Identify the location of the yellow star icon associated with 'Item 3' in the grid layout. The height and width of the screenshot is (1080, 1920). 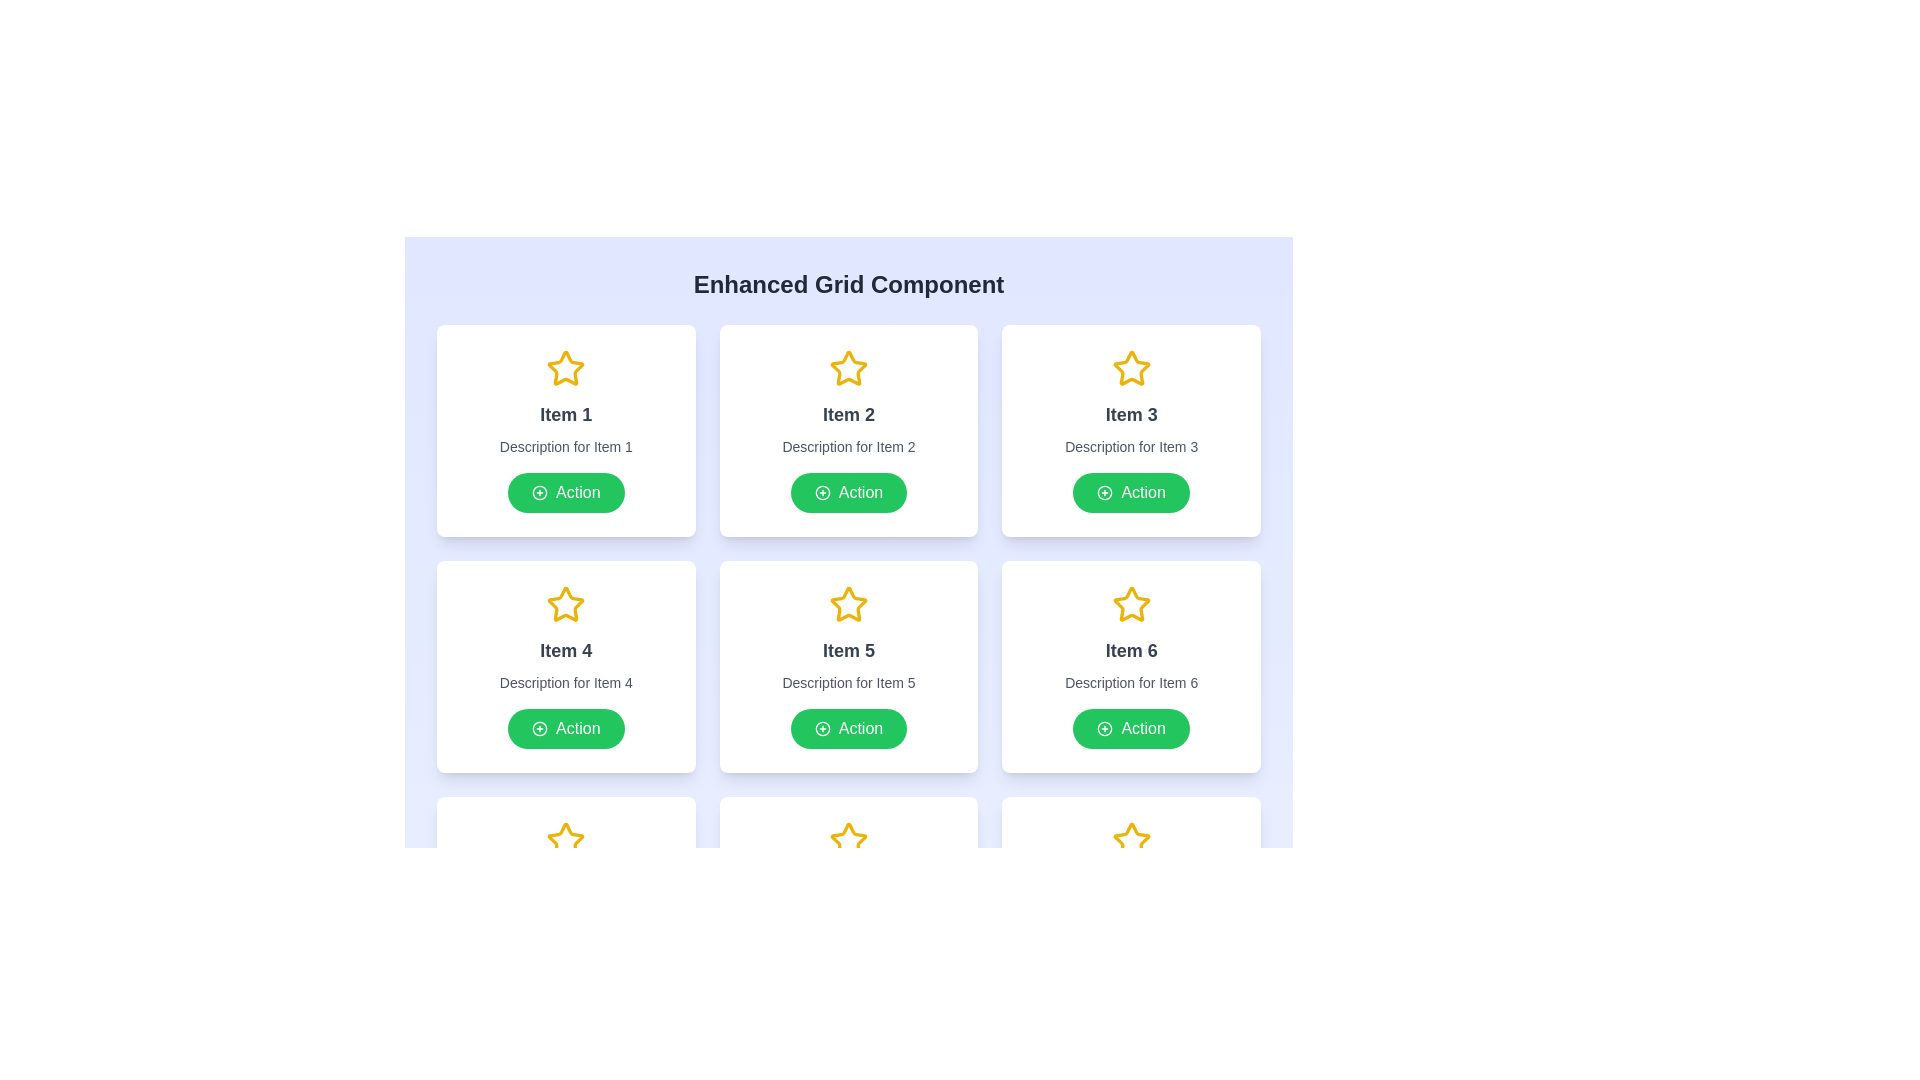
(1131, 368).